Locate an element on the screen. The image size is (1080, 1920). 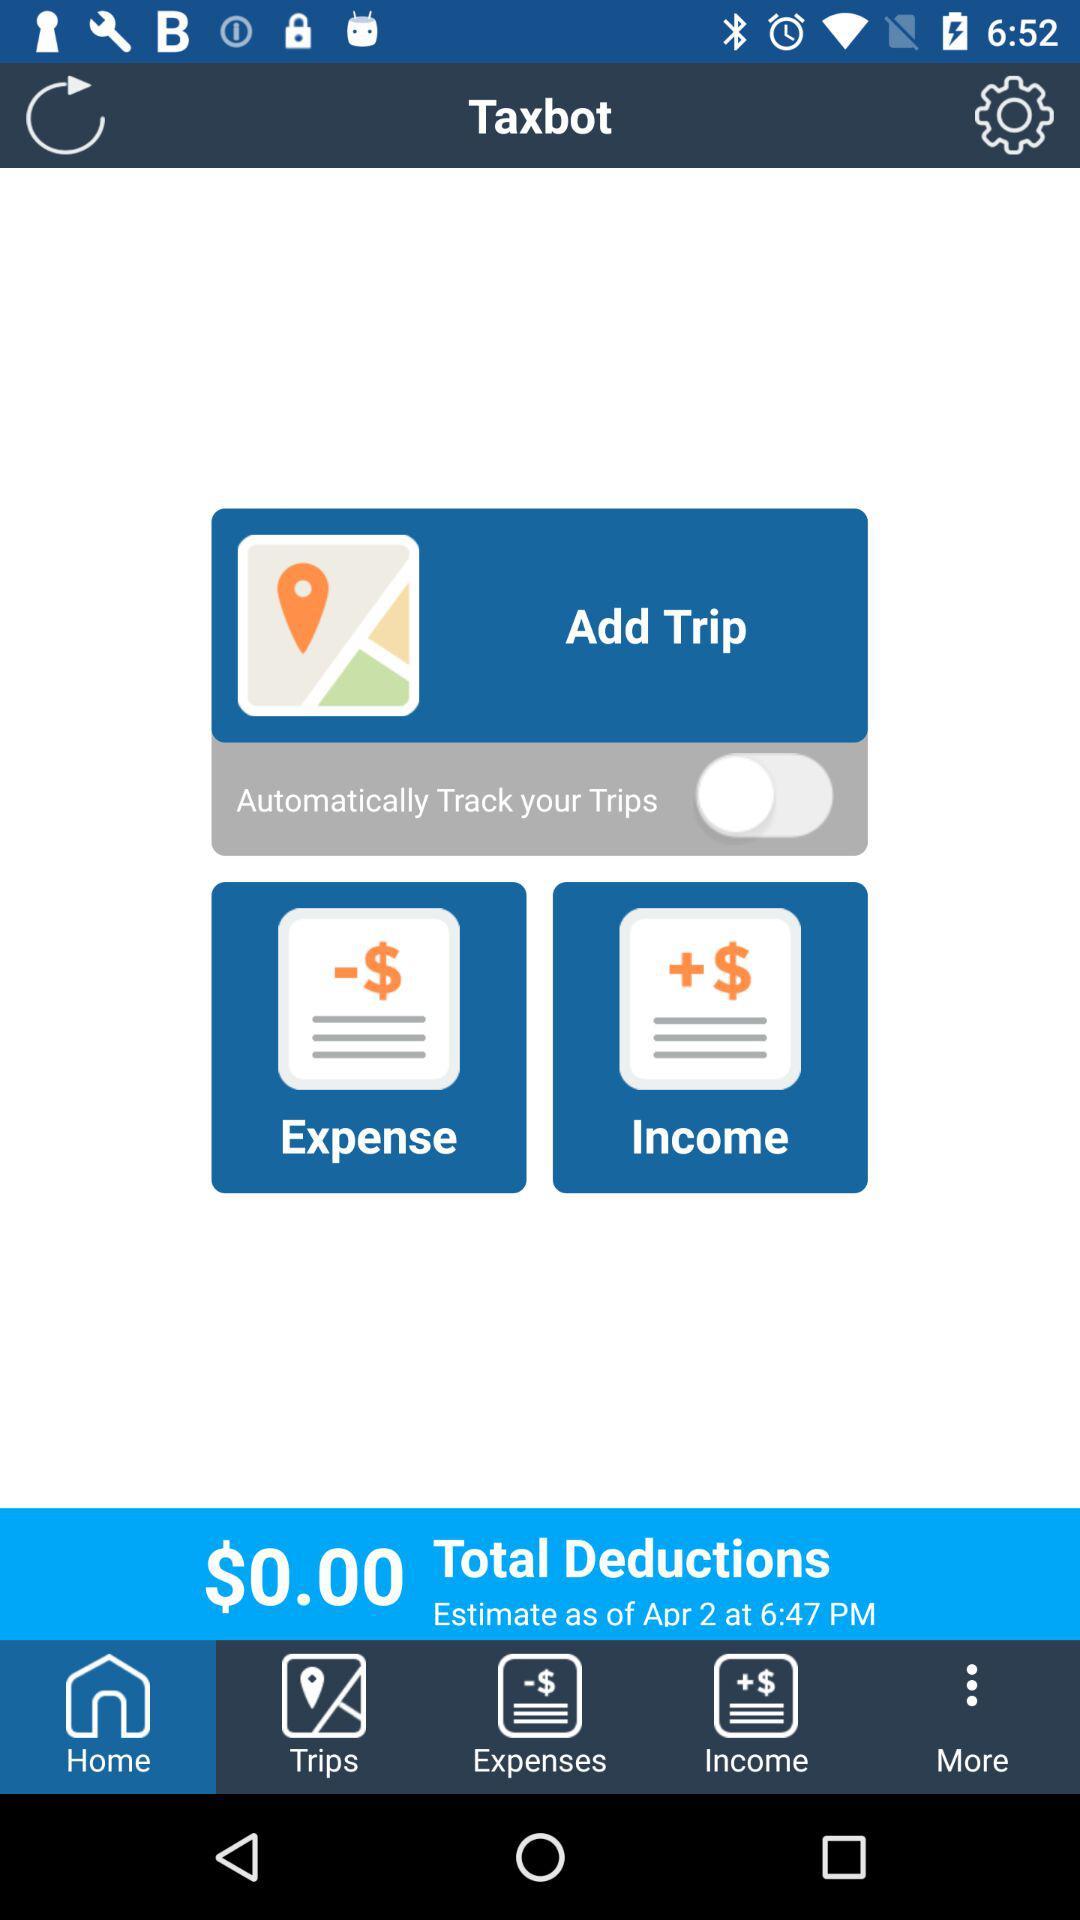
the icon below add trip is located at coordinates (763, 798).